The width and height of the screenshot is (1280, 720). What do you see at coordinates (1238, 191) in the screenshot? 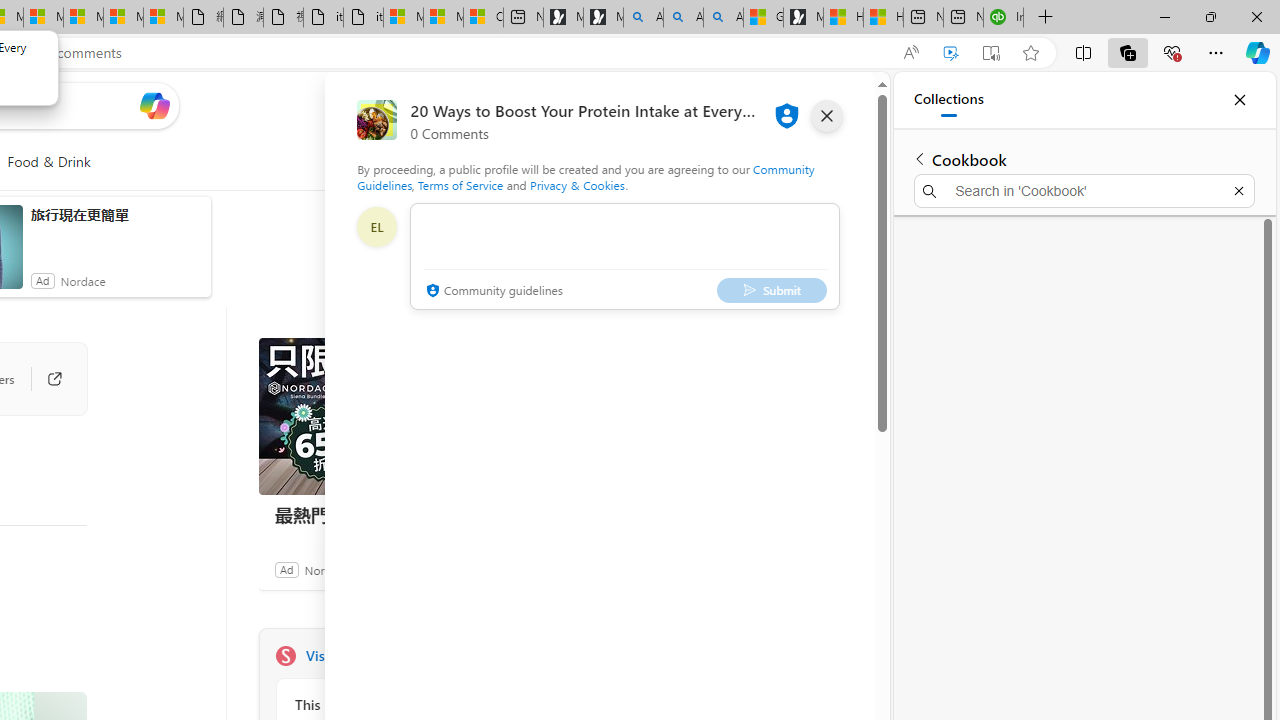
I see `'Exit search'` at bounding box center [1238, 191].